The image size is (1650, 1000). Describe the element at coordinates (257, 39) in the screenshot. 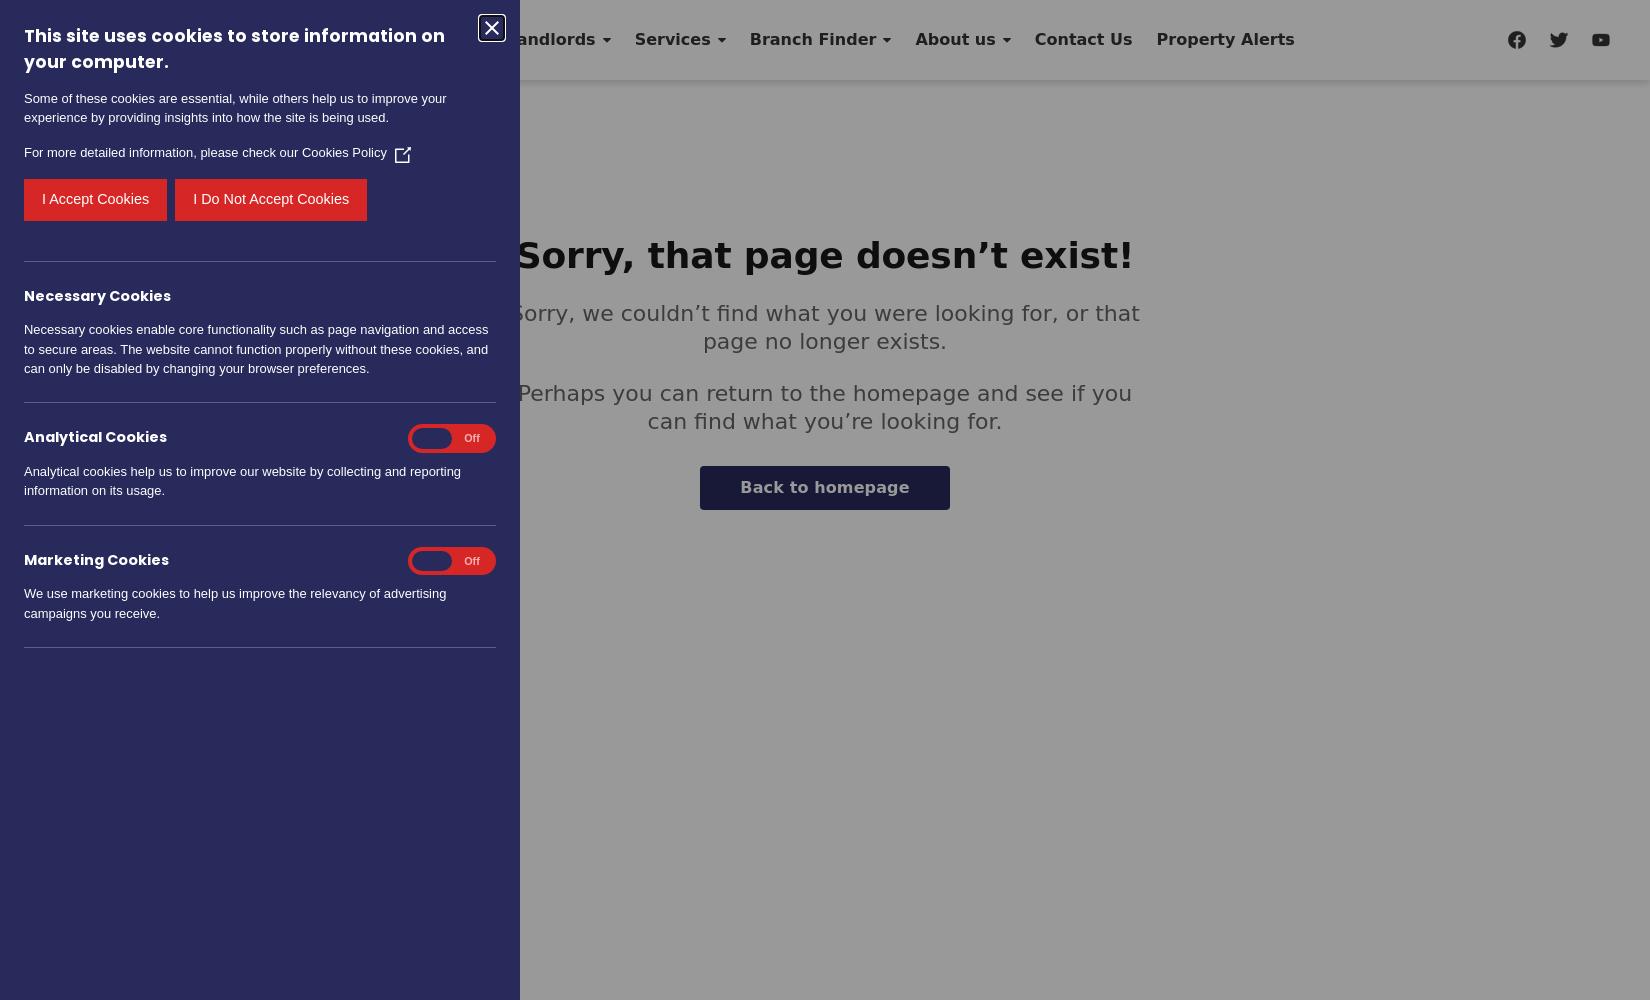

I see `'Sell'` at that location.